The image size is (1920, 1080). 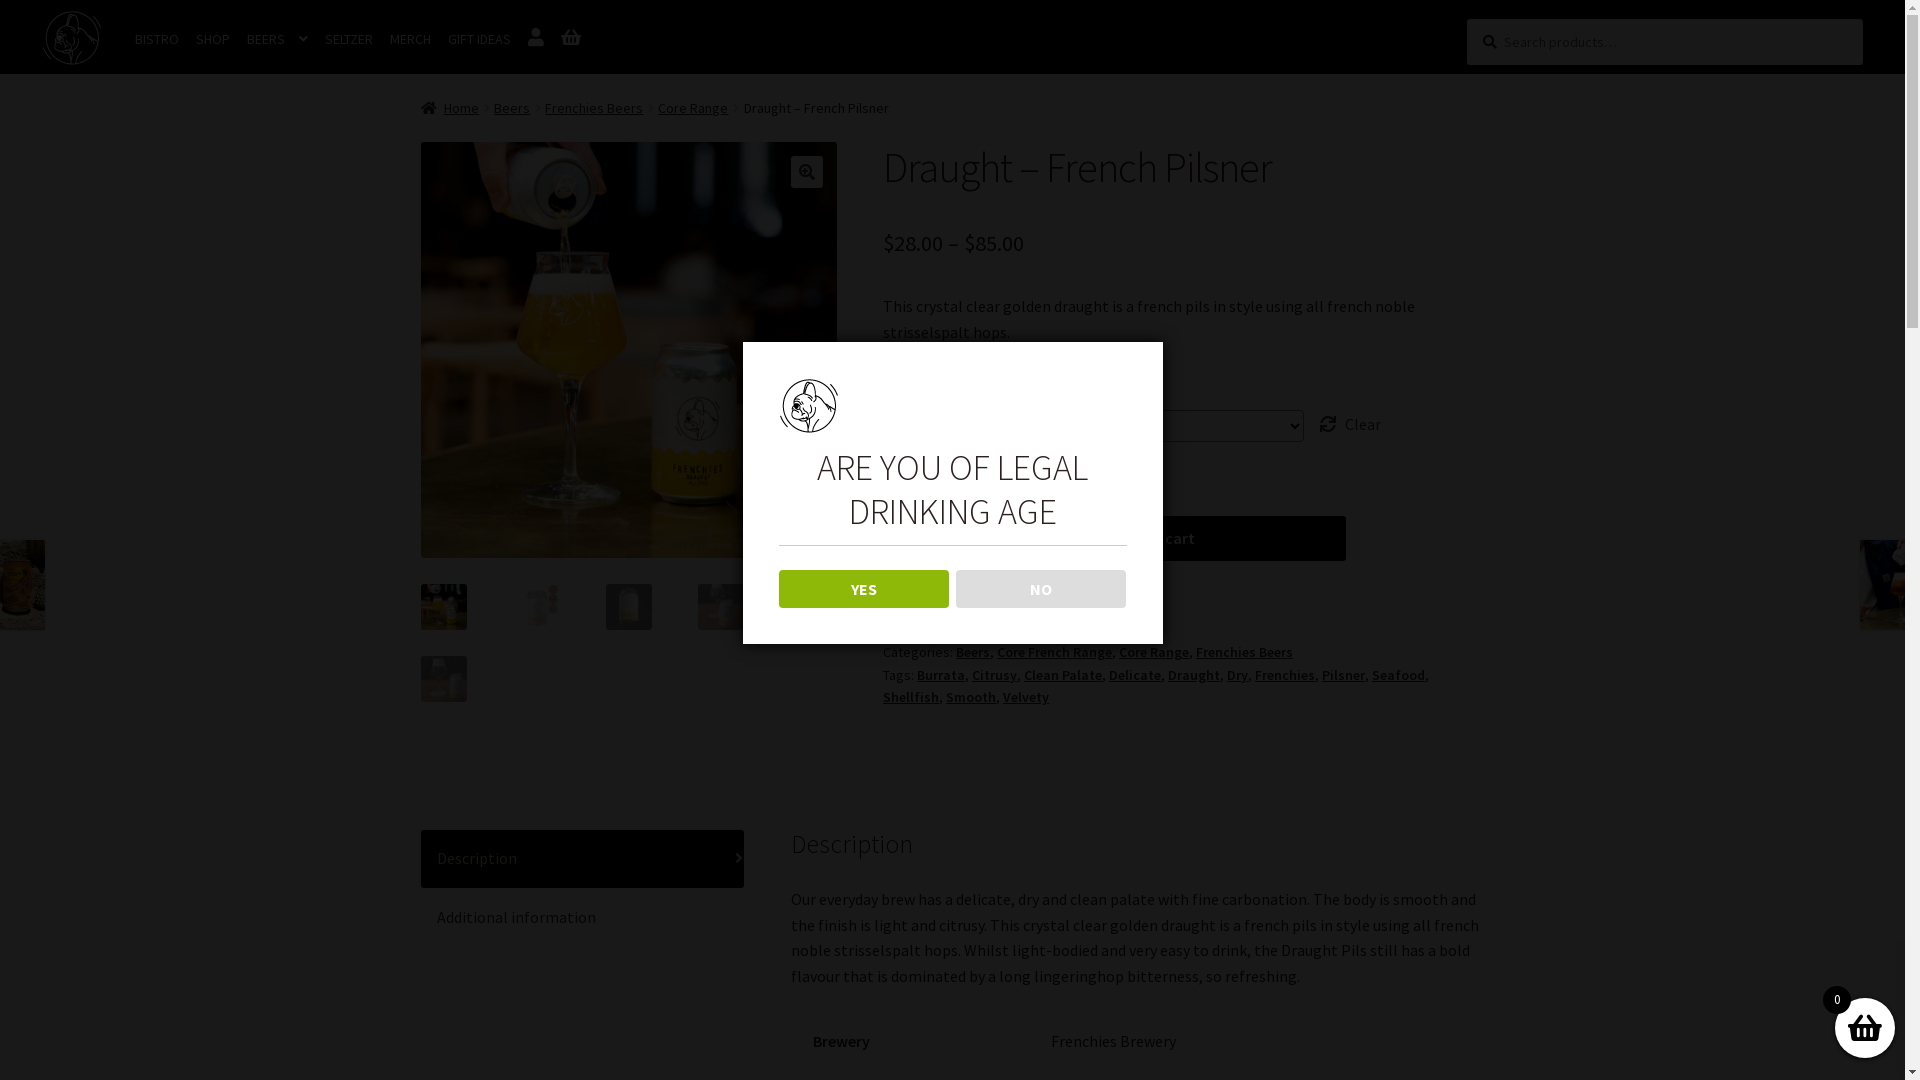 I want to click on 'Frenchies Beers', so click(x=593, y=108).